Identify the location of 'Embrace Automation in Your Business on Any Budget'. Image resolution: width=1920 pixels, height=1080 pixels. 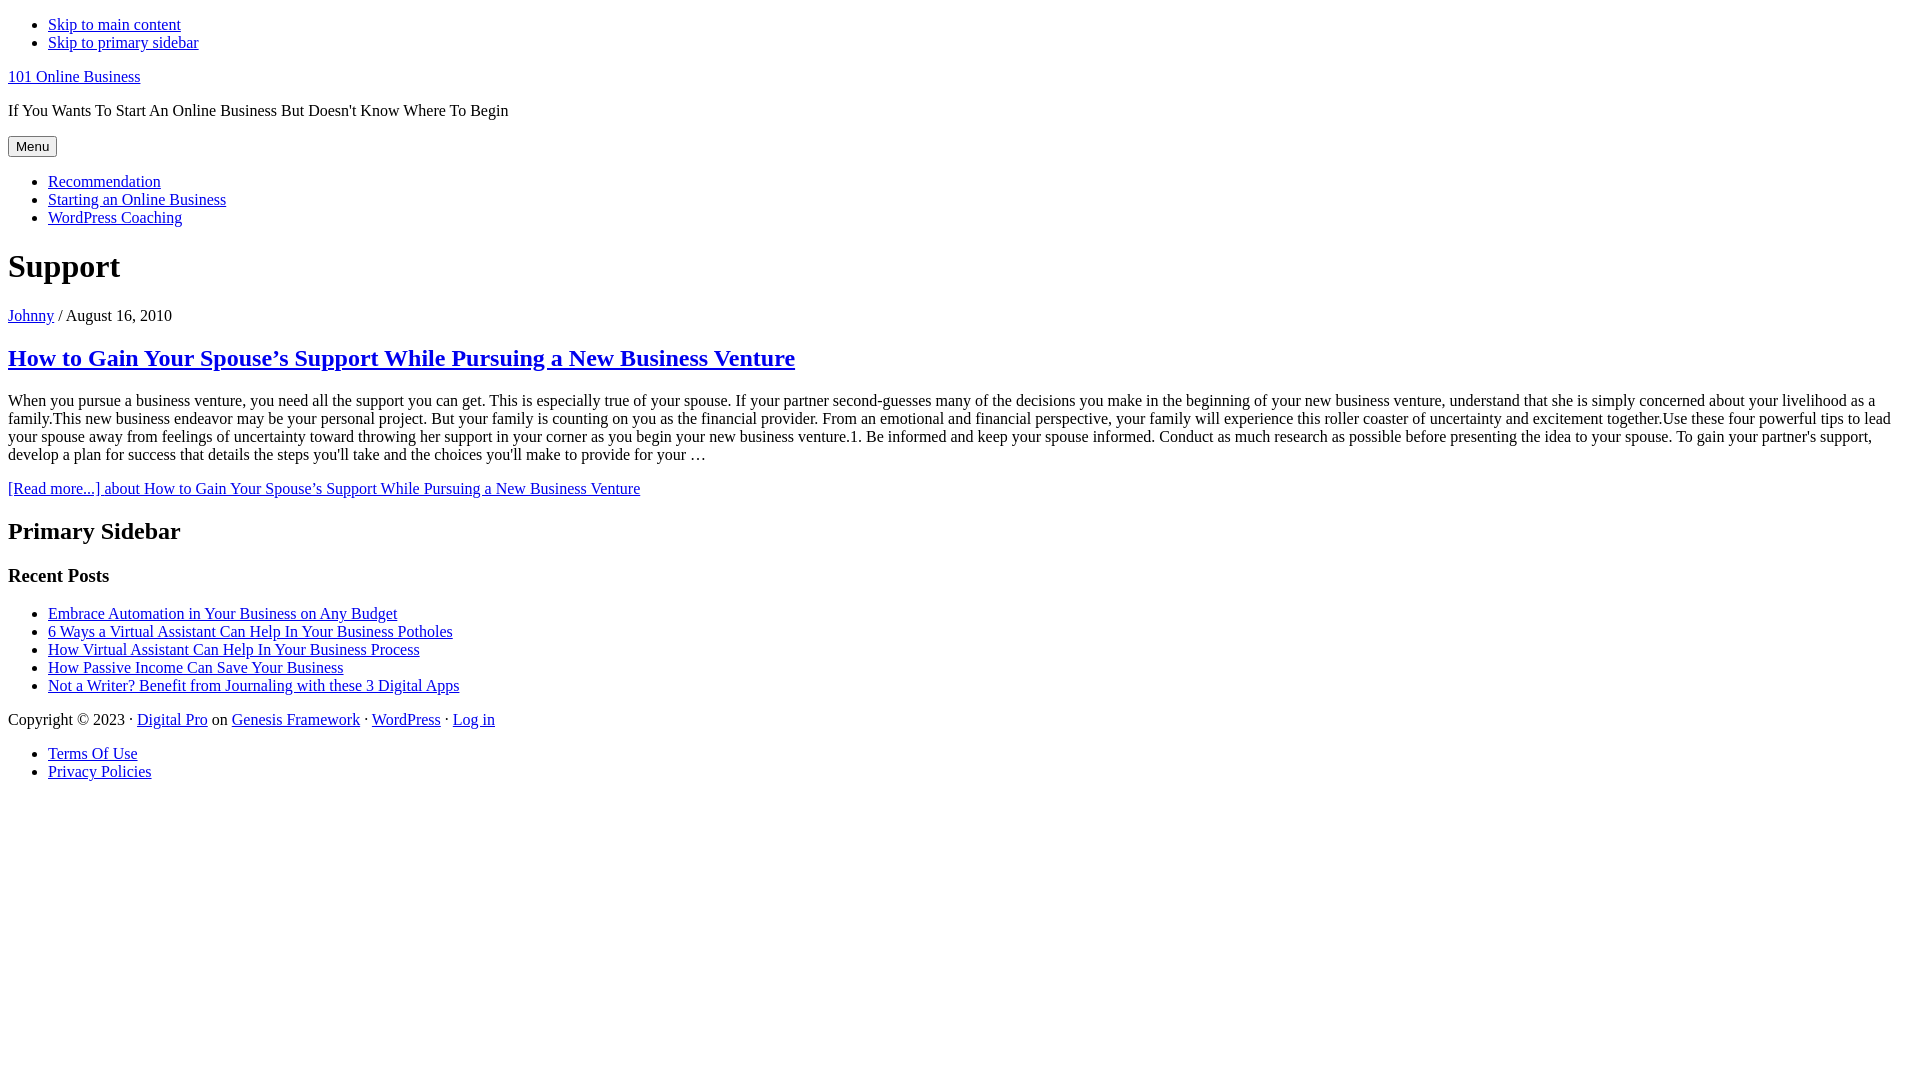
(48, 612).